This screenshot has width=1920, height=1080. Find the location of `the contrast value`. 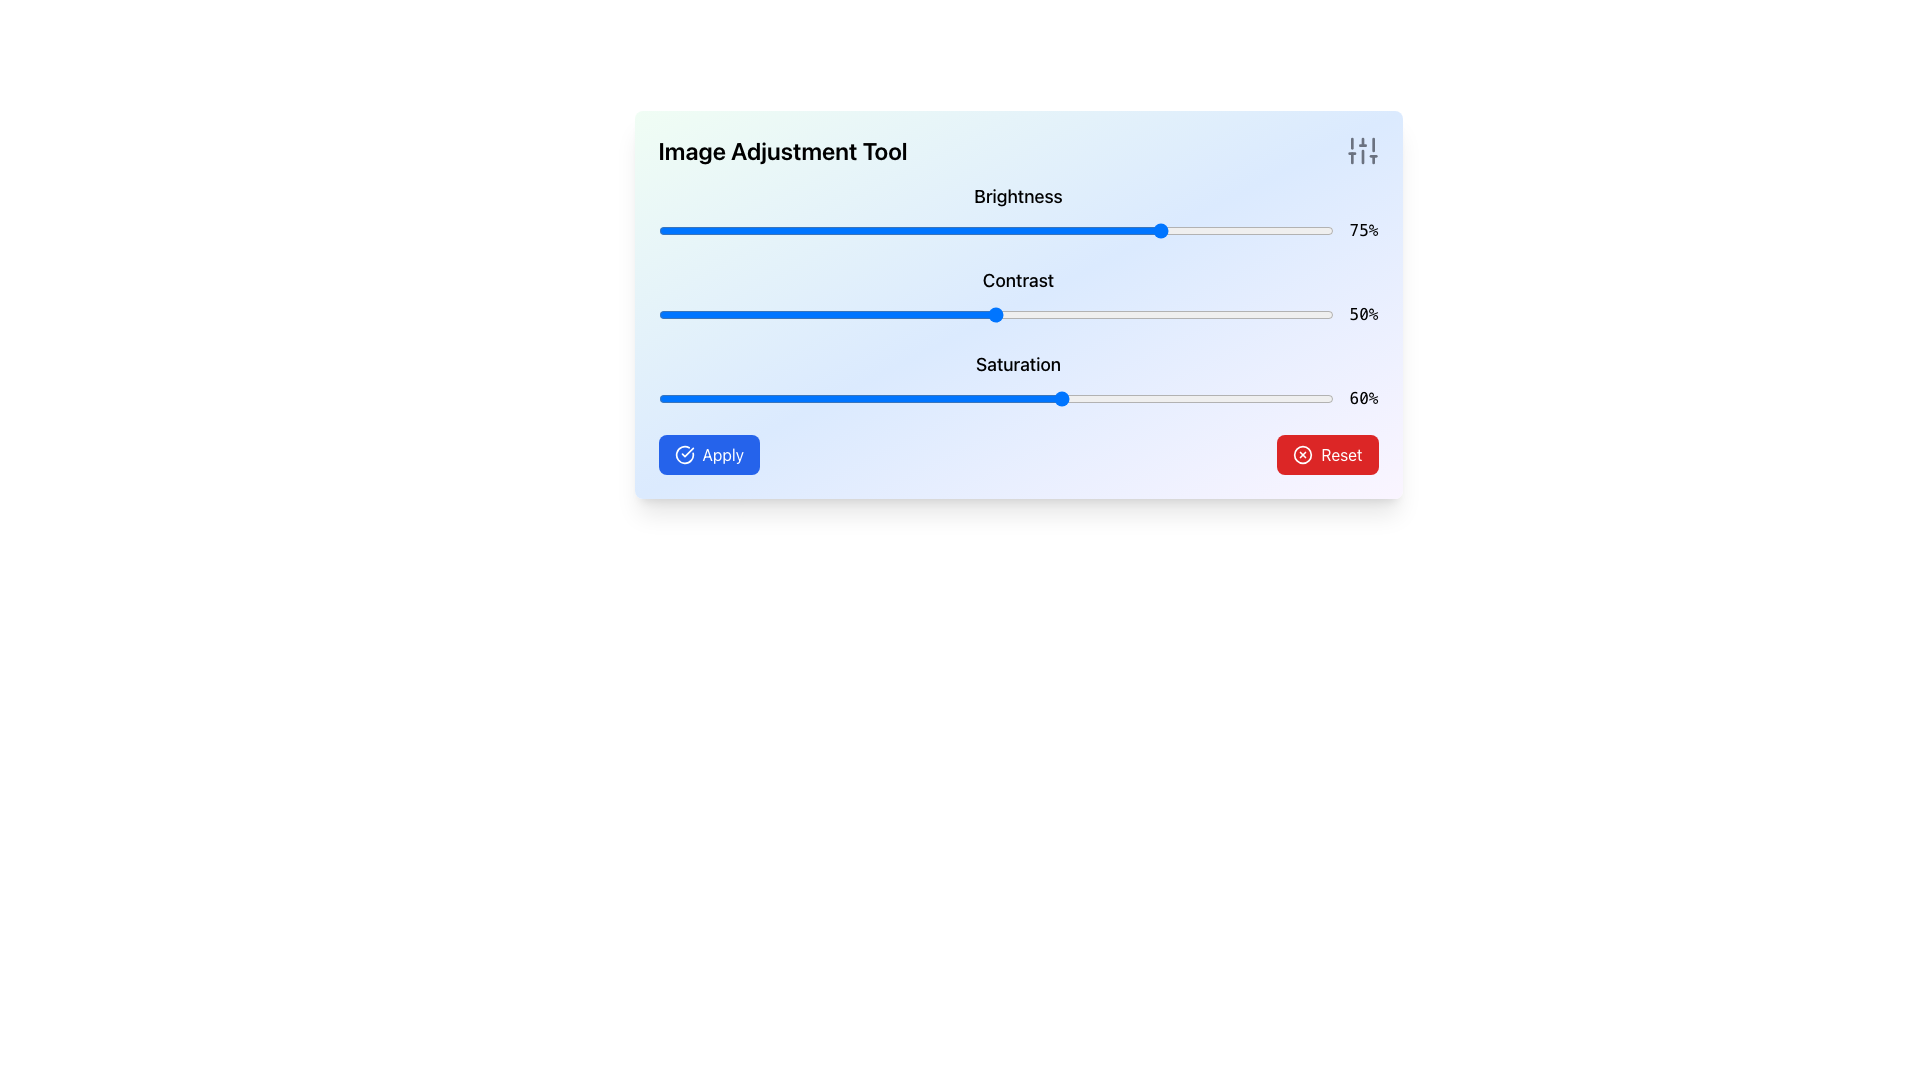

the contrast value is located at coordinates (887, 315).